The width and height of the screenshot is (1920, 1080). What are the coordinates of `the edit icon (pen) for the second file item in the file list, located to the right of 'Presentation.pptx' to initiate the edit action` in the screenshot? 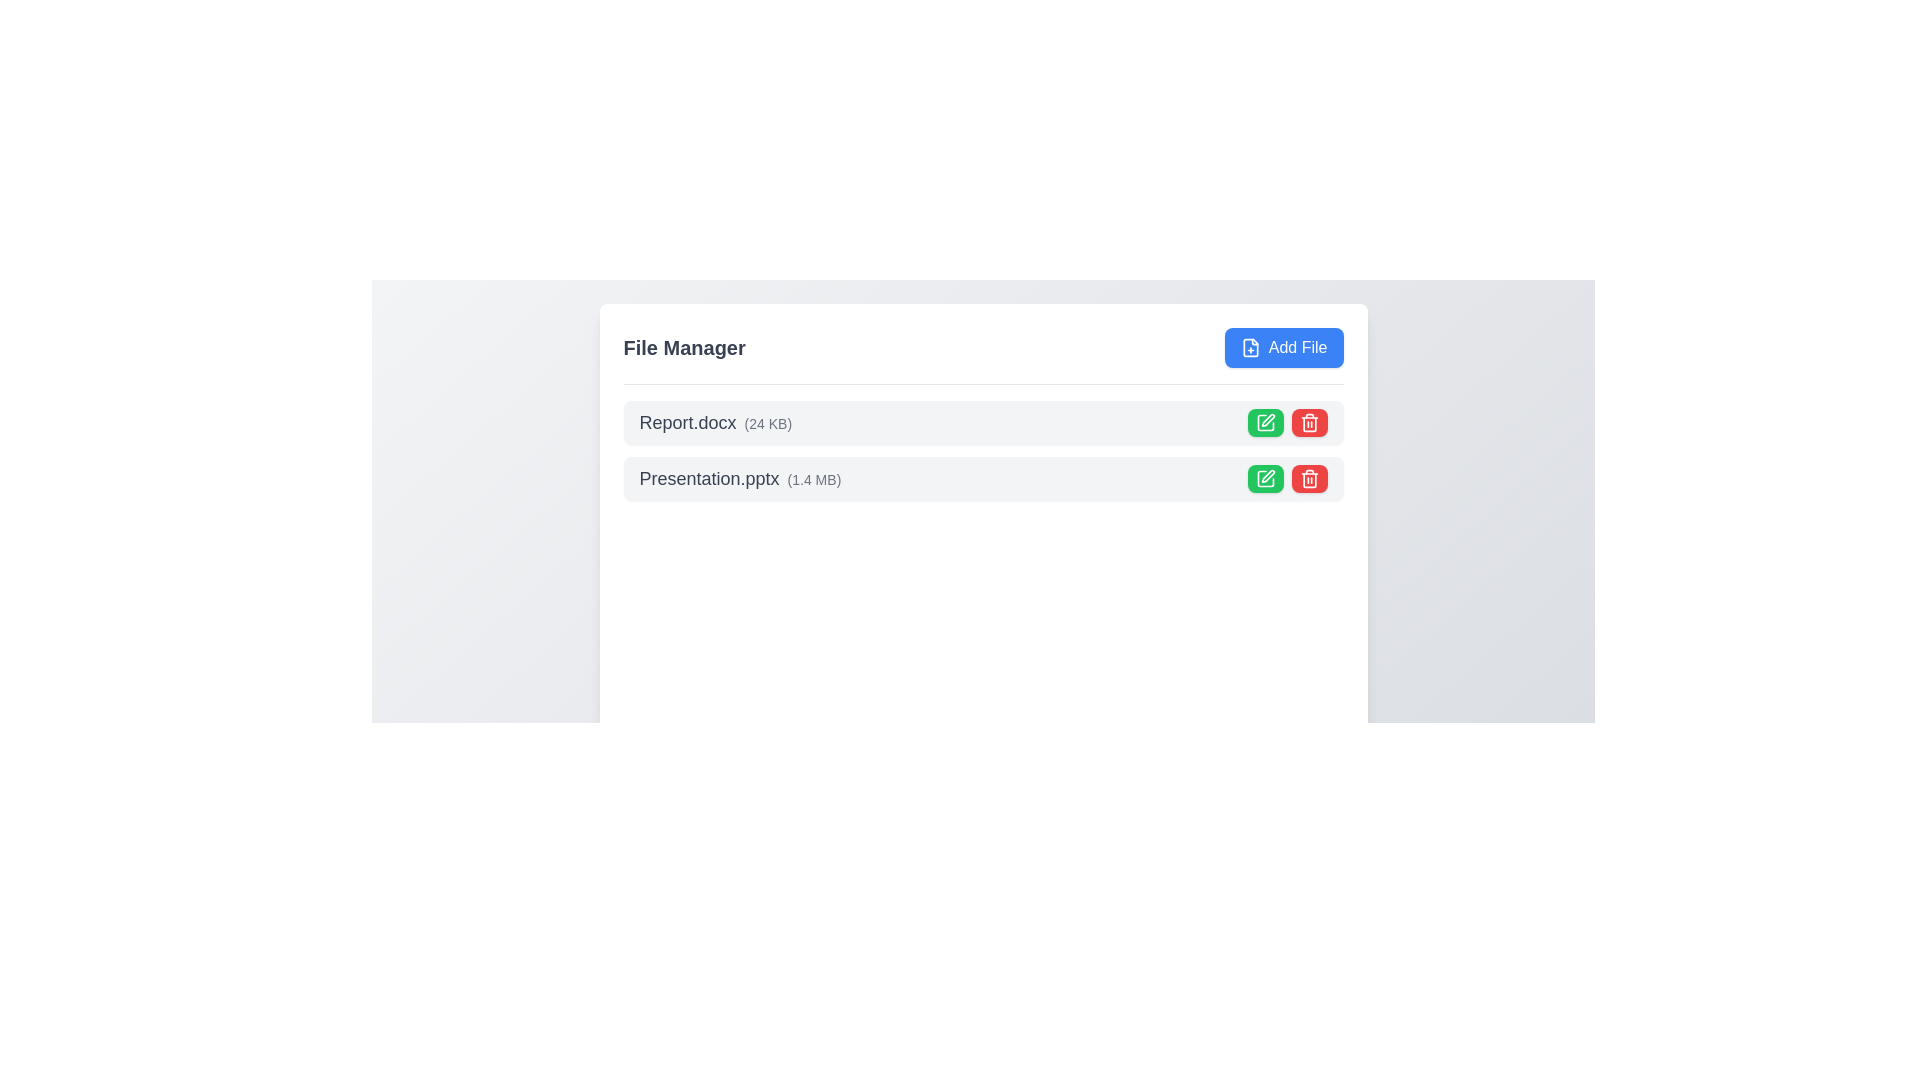 It's located at (1266, 419).